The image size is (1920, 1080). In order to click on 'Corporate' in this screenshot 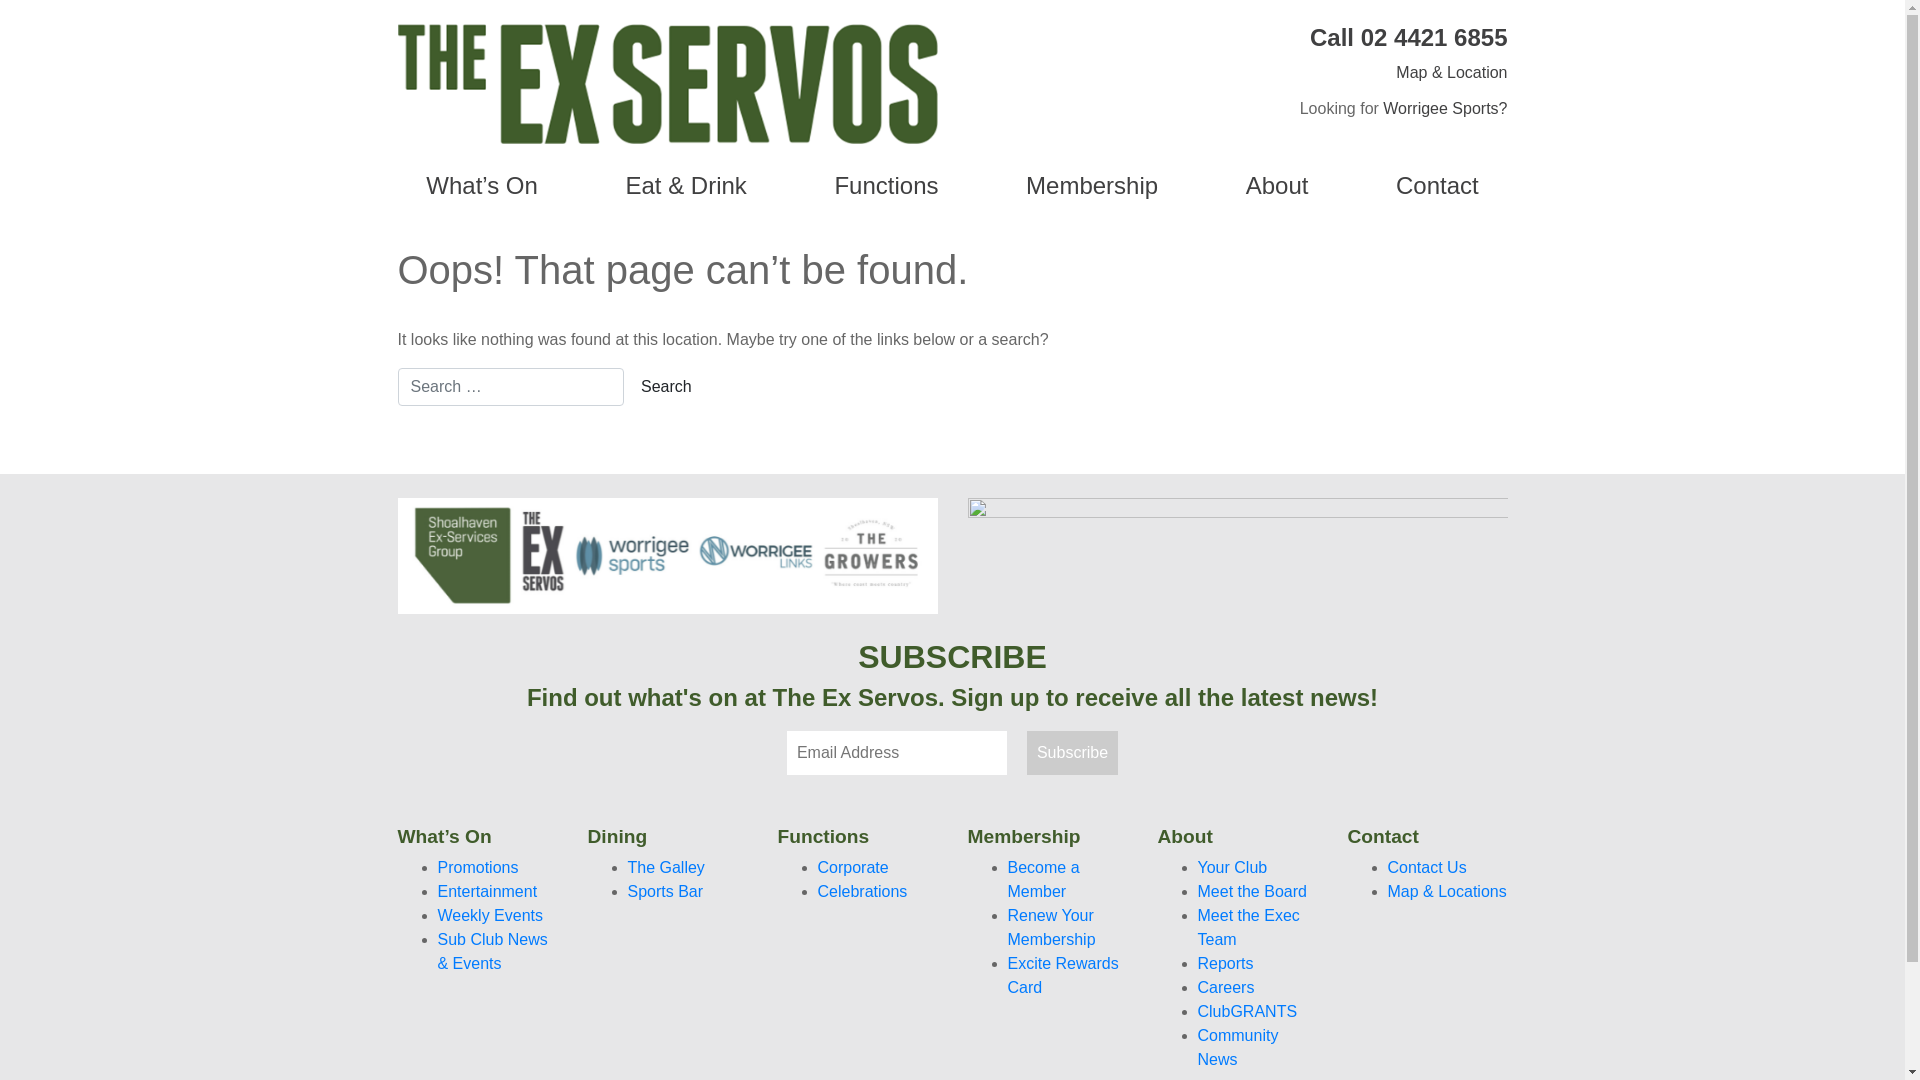, I will do `click(817, 866)`.